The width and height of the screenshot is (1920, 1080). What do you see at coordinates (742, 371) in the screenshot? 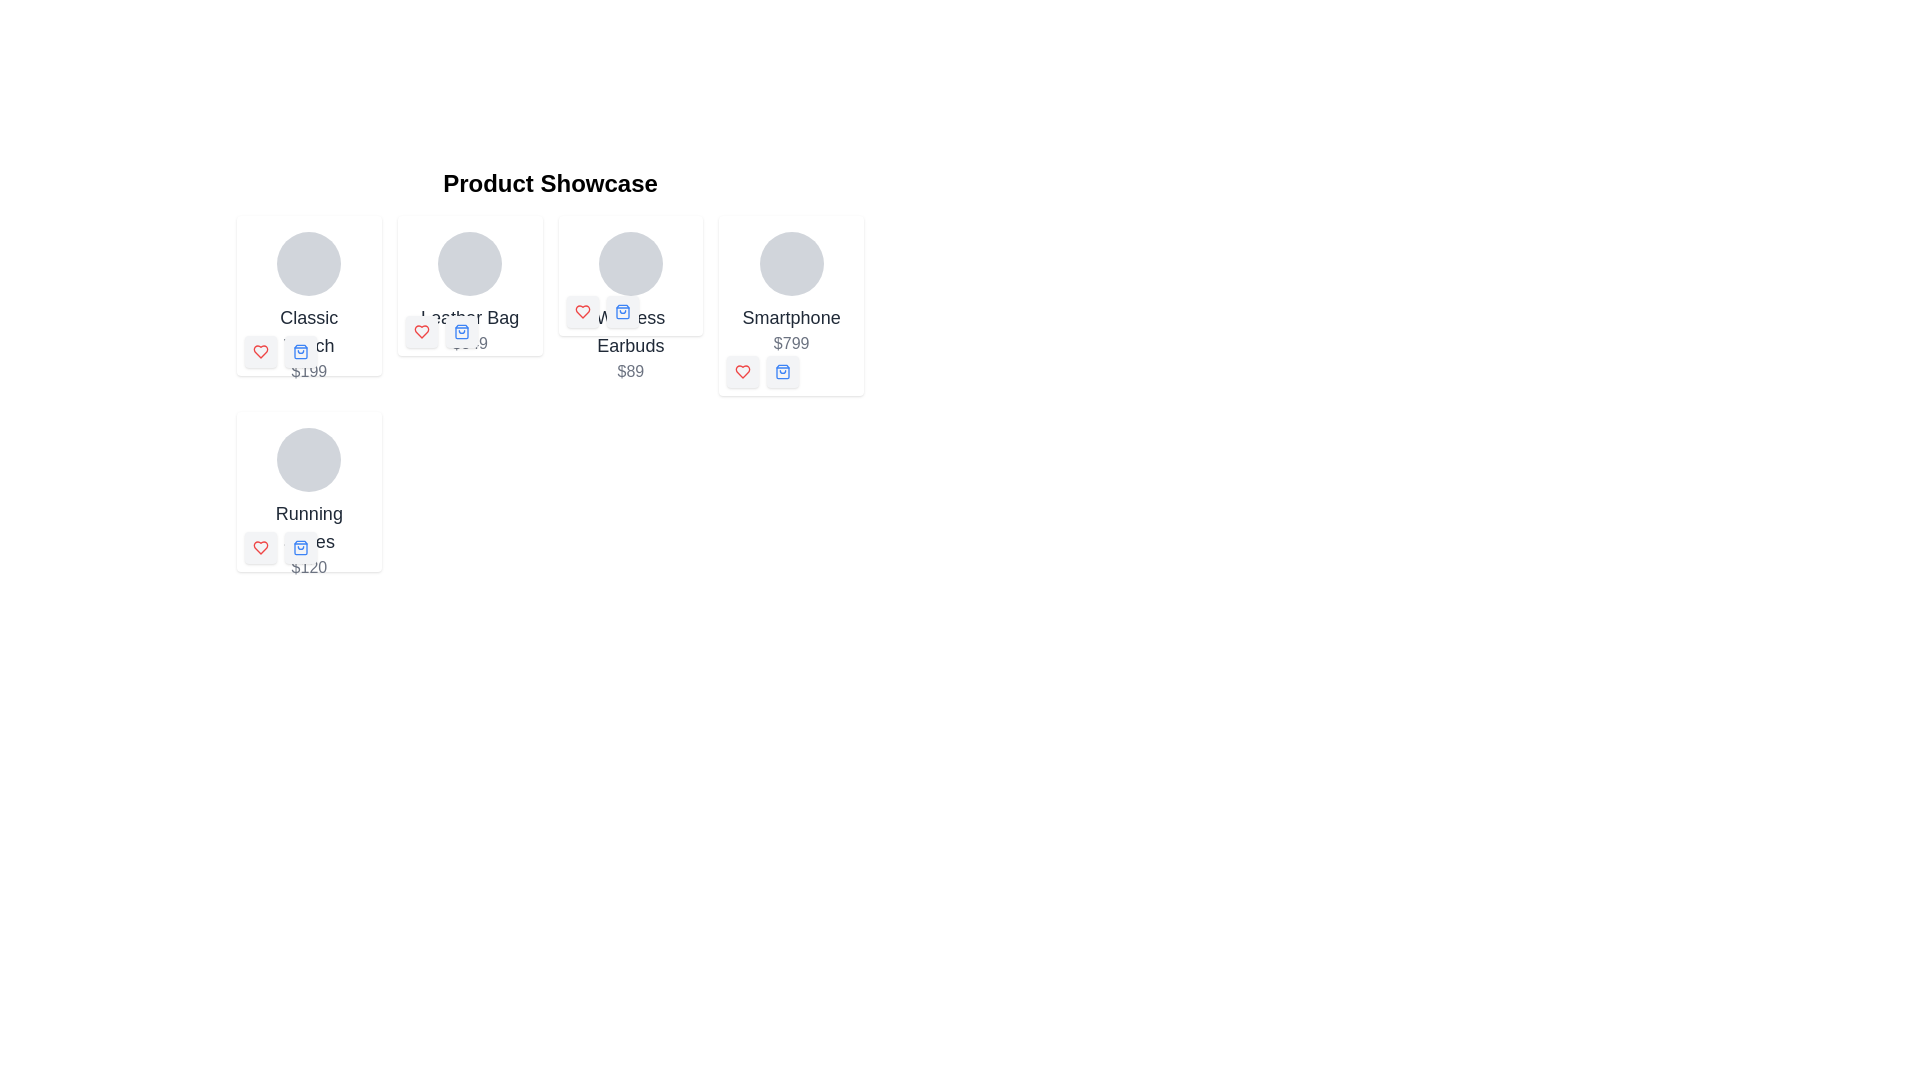
I see `the heart-shaped icon filled with red located in the bottom-left corner of the product card labeled 'Smartphone'` at bounding box center [742, 371].